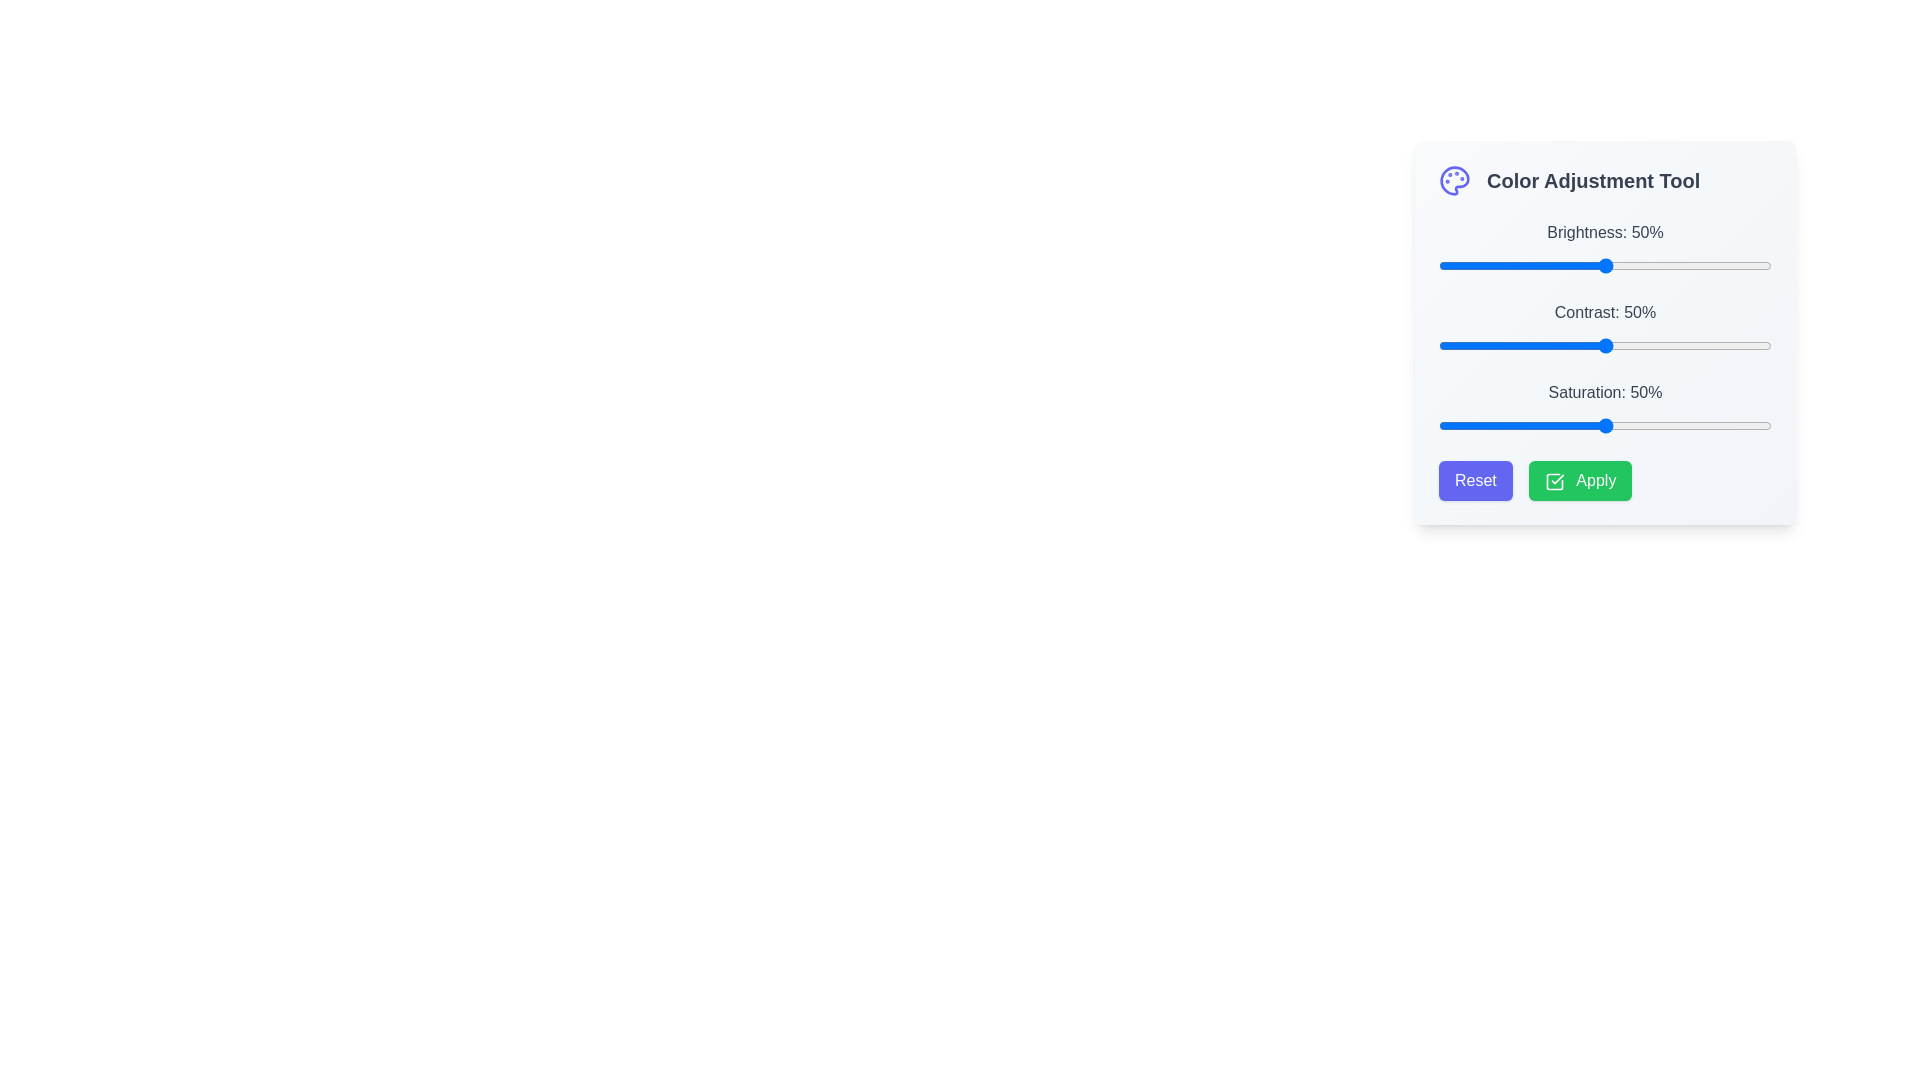  What do you see at coordinates (1571, 424) in the screenshot?
I see `saturation` at bounding box center [1571, 424].